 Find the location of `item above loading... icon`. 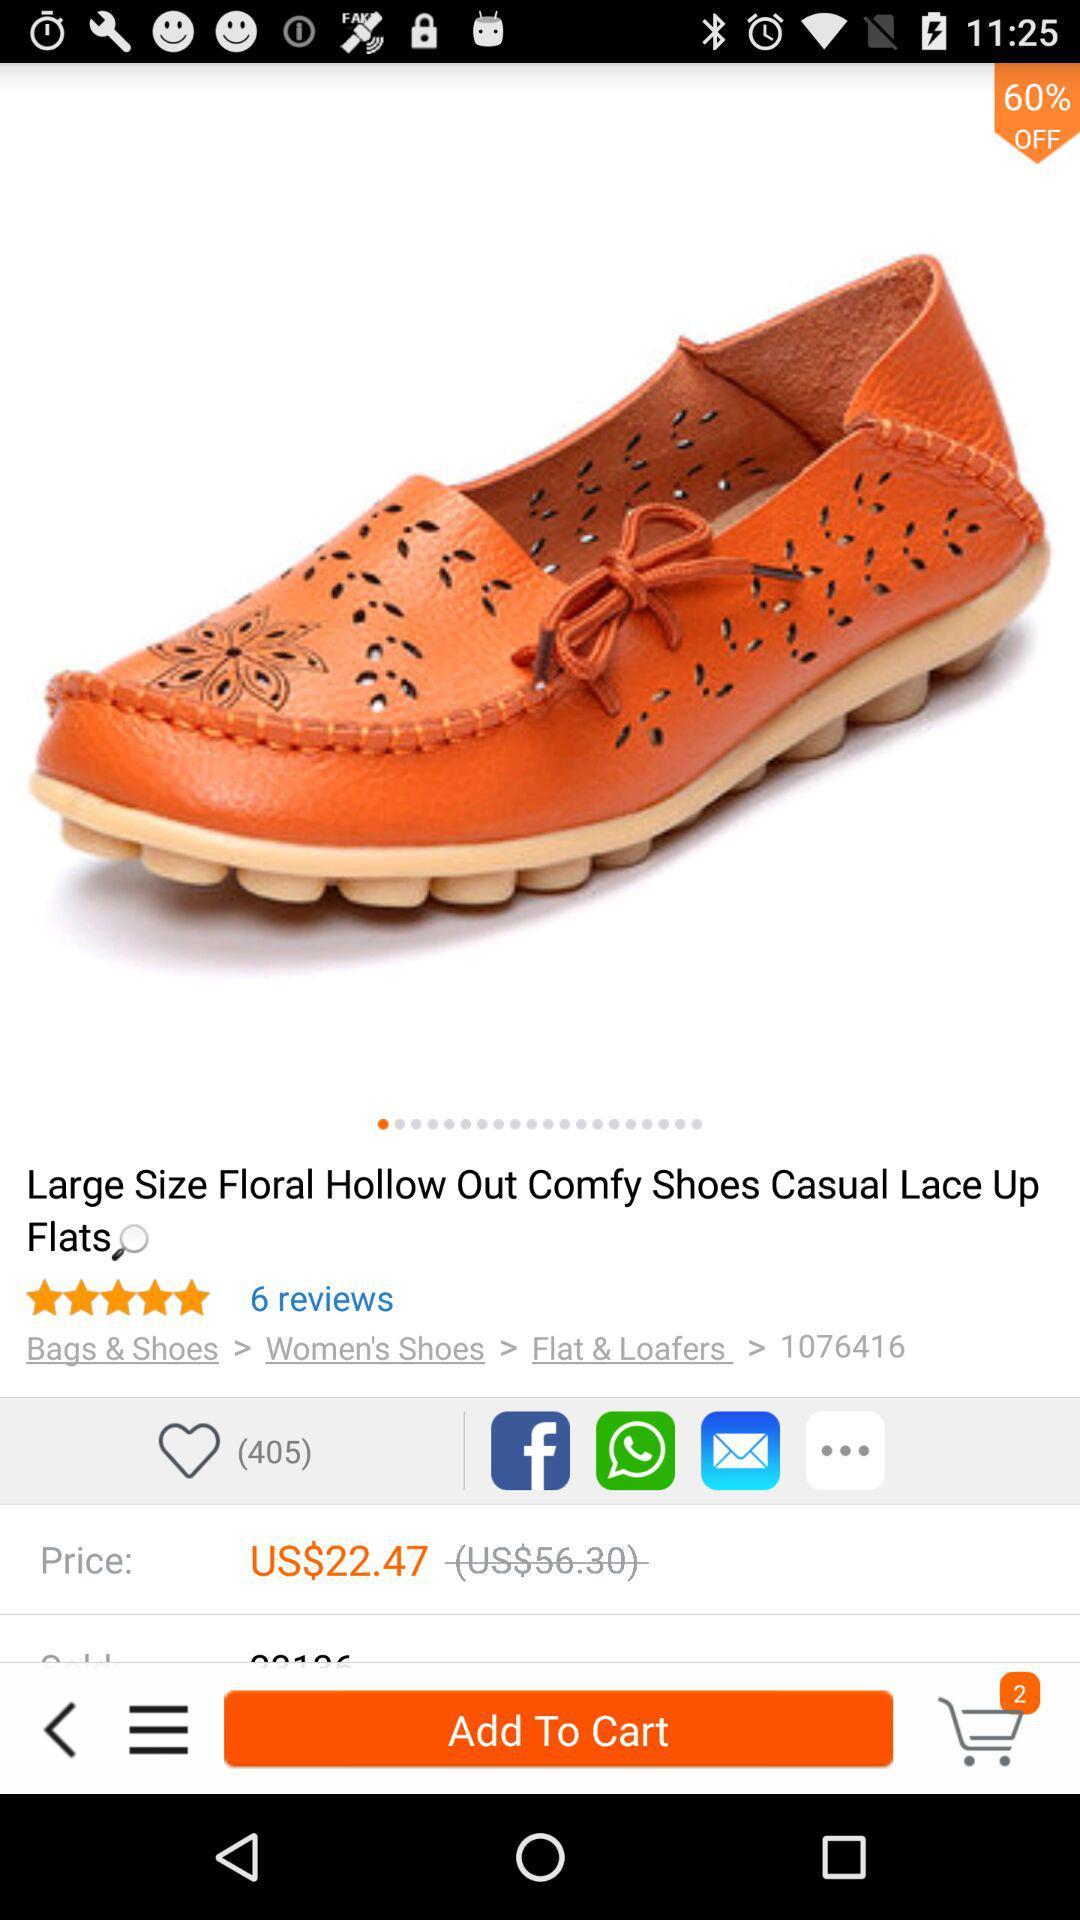

item above loading... icon is located at coordinates (530, 1124).